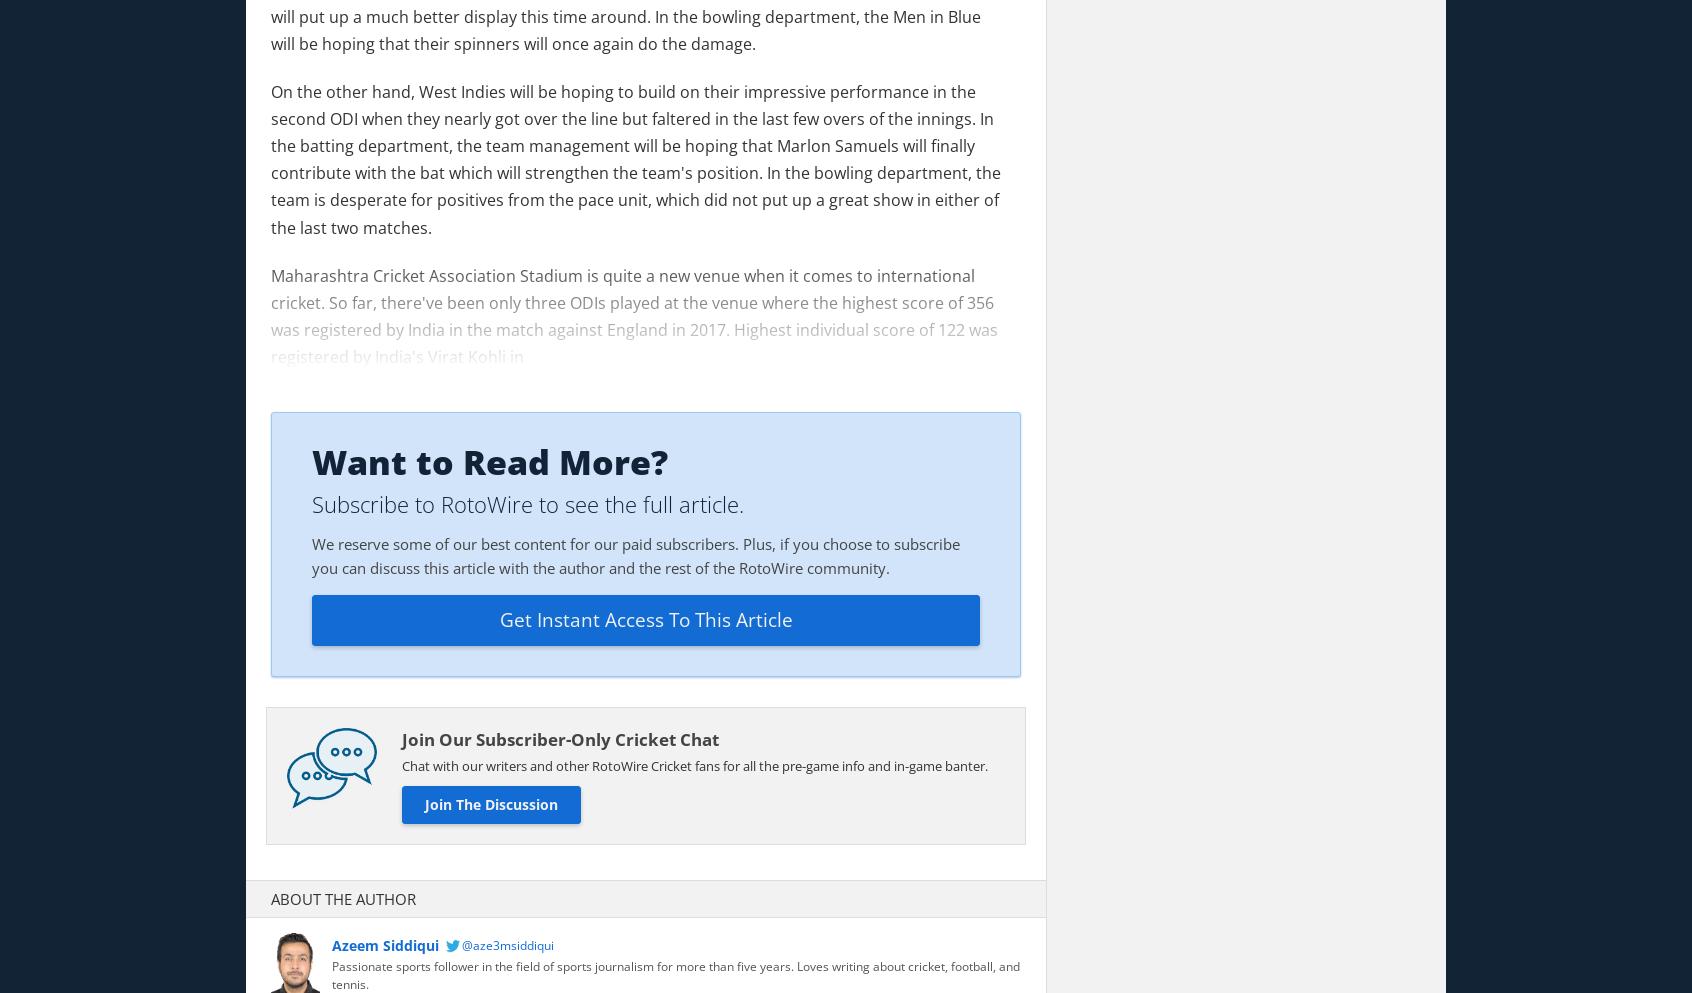 The width and height of the screenshot is (1692, 993). Describe the element at coordinates (490, 804) in the screenshot. I see `'Join The Discussion'` at that location.